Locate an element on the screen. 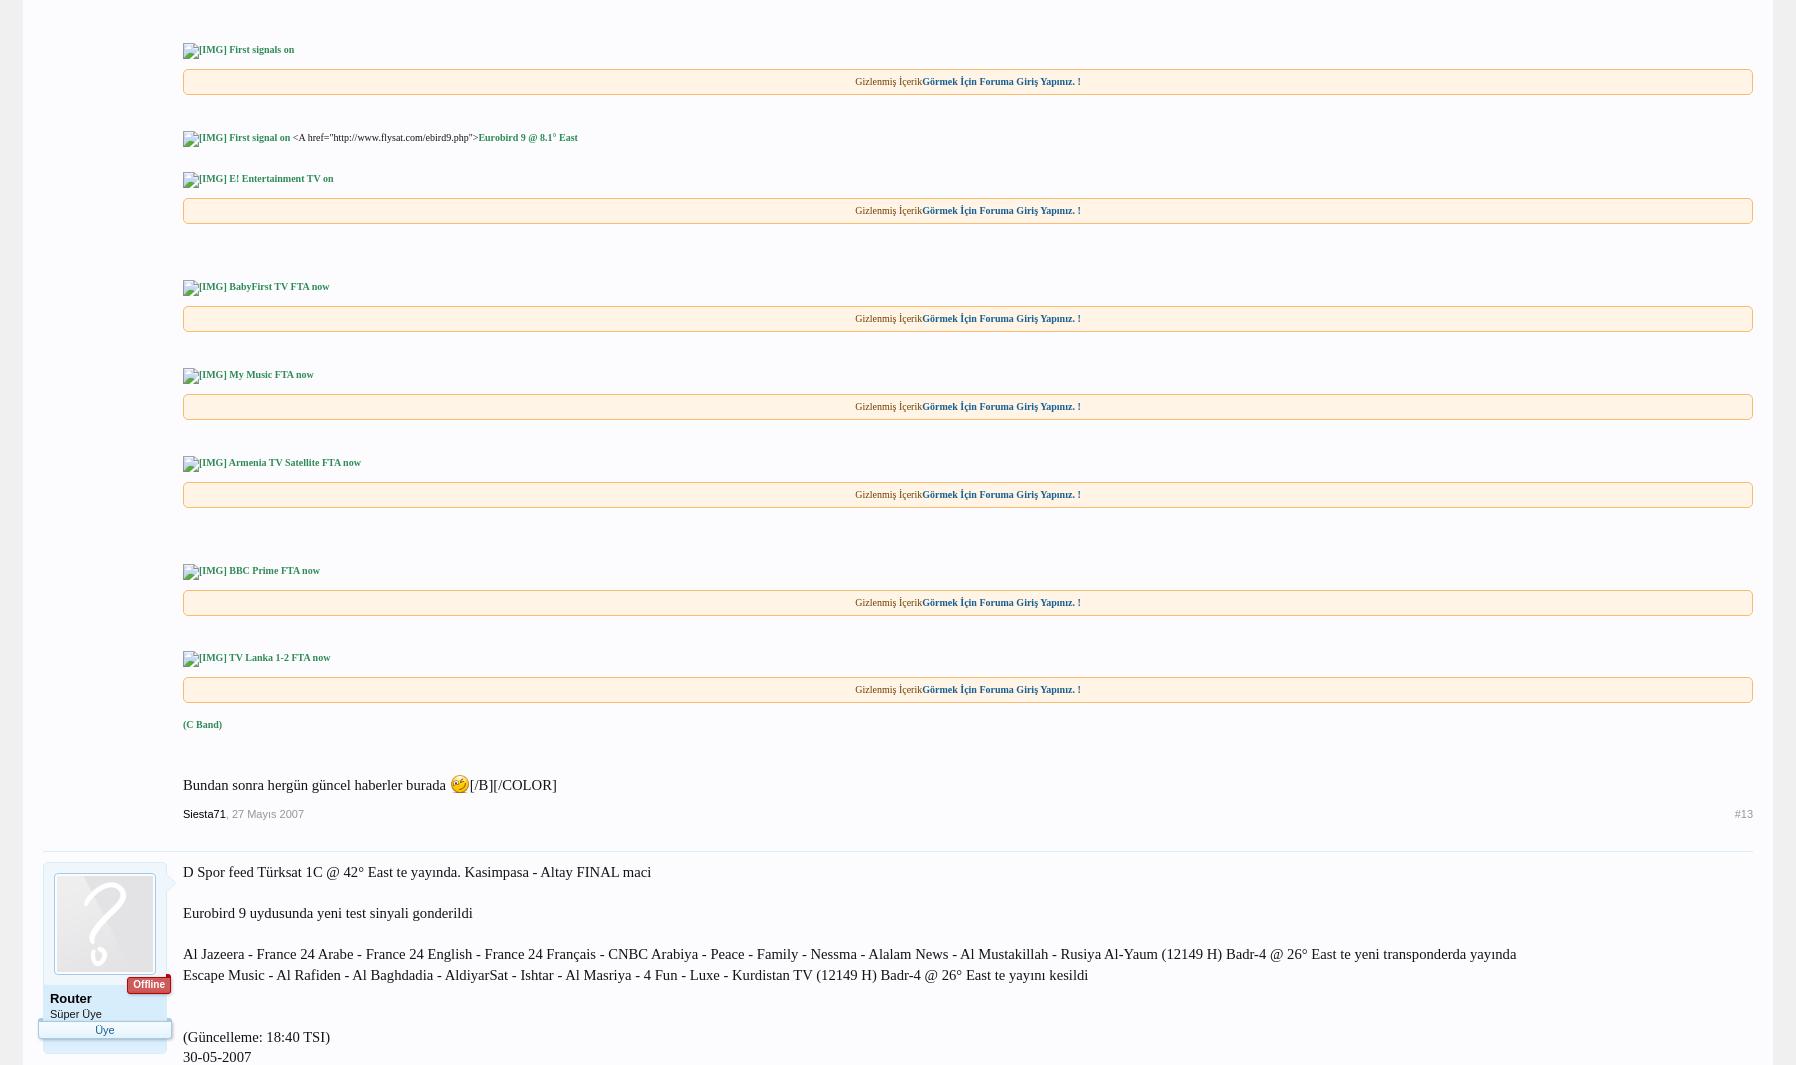 The image size is (1796, 1065). 'Al Jazeera - France 24 Arabe - France 24 English - France 24 Français - CNBC Arabiya - Peace - Family - Nessma - Alalam News - Al Mustakillah - Rusiya Al-Yaum (12149 H) Badr-4 @ 26° East te yeni transponderda yayında' is located at coordinates (848, 954).